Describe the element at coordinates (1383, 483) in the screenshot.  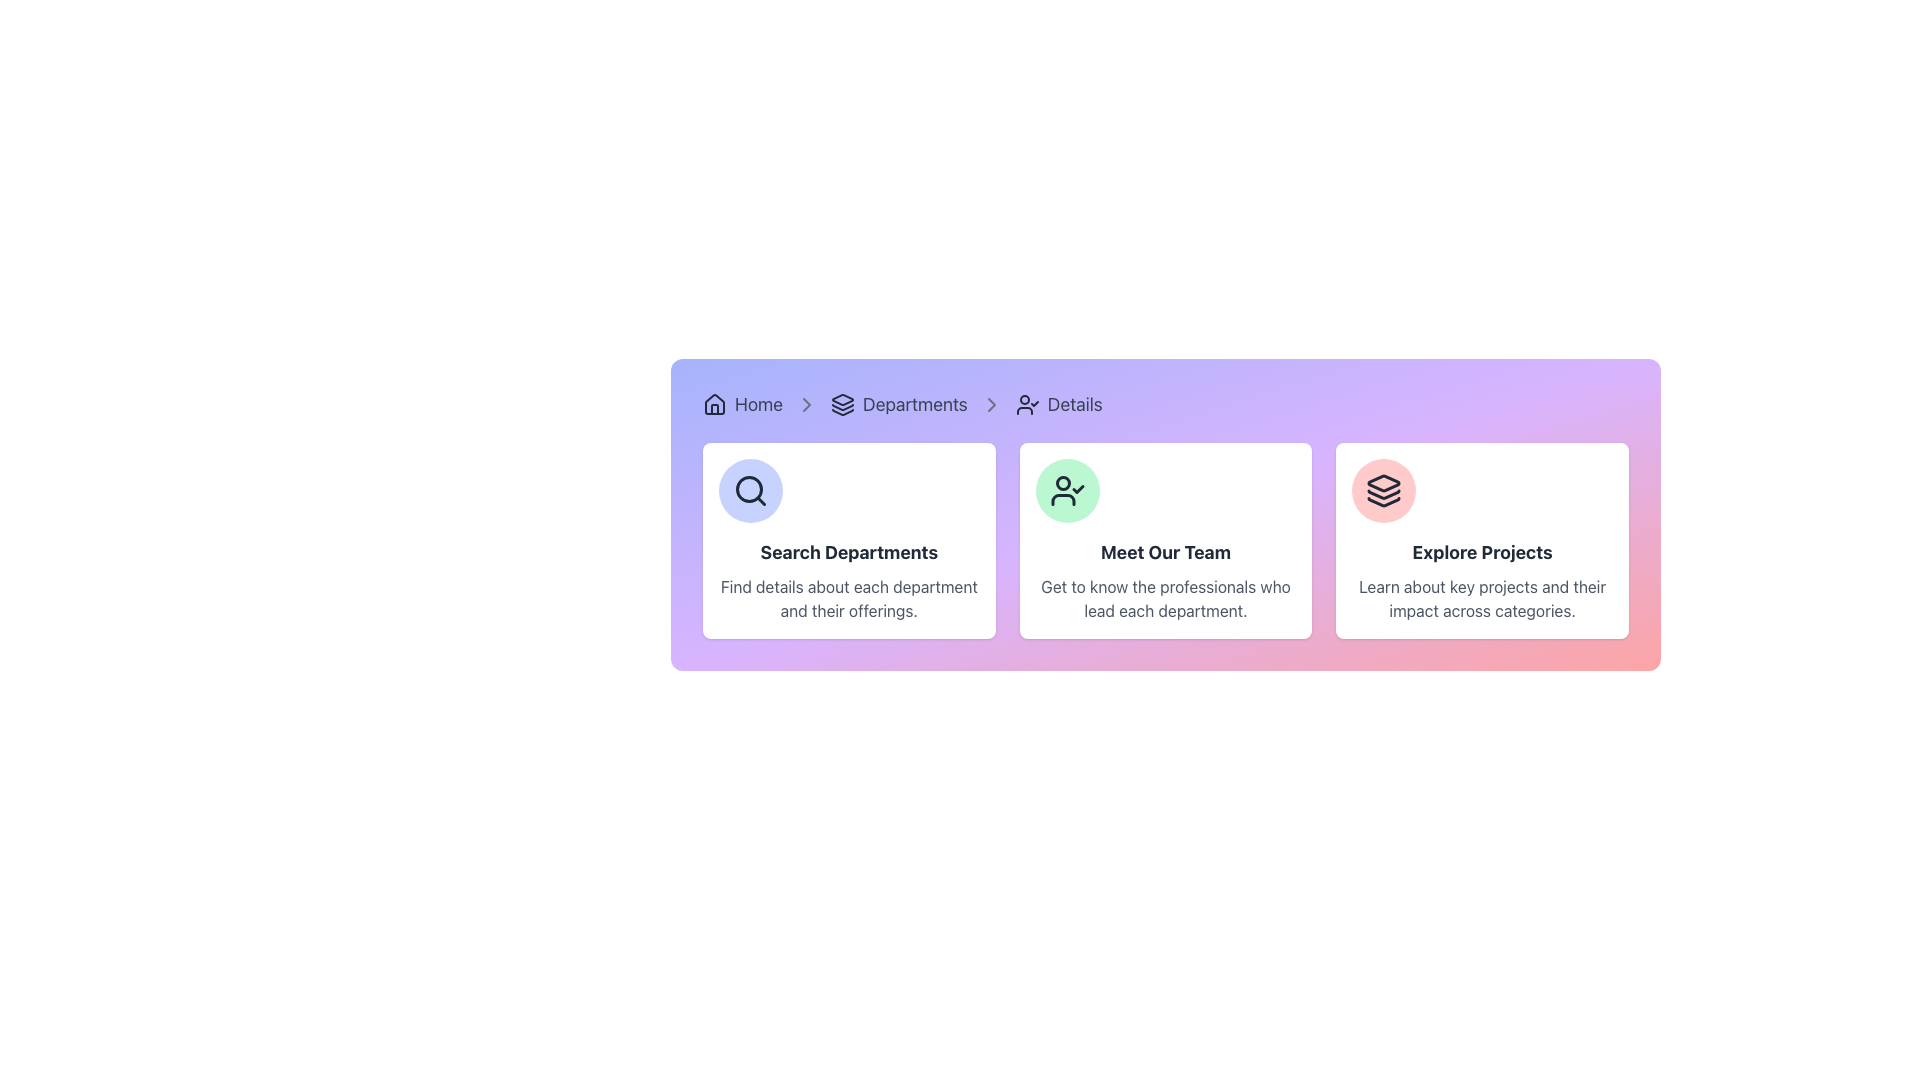
I see `the top-most triangular icon representing 'exploration' in the 'Explore Projects' section, located within the third card on the right in the main navigation panel` at that location.